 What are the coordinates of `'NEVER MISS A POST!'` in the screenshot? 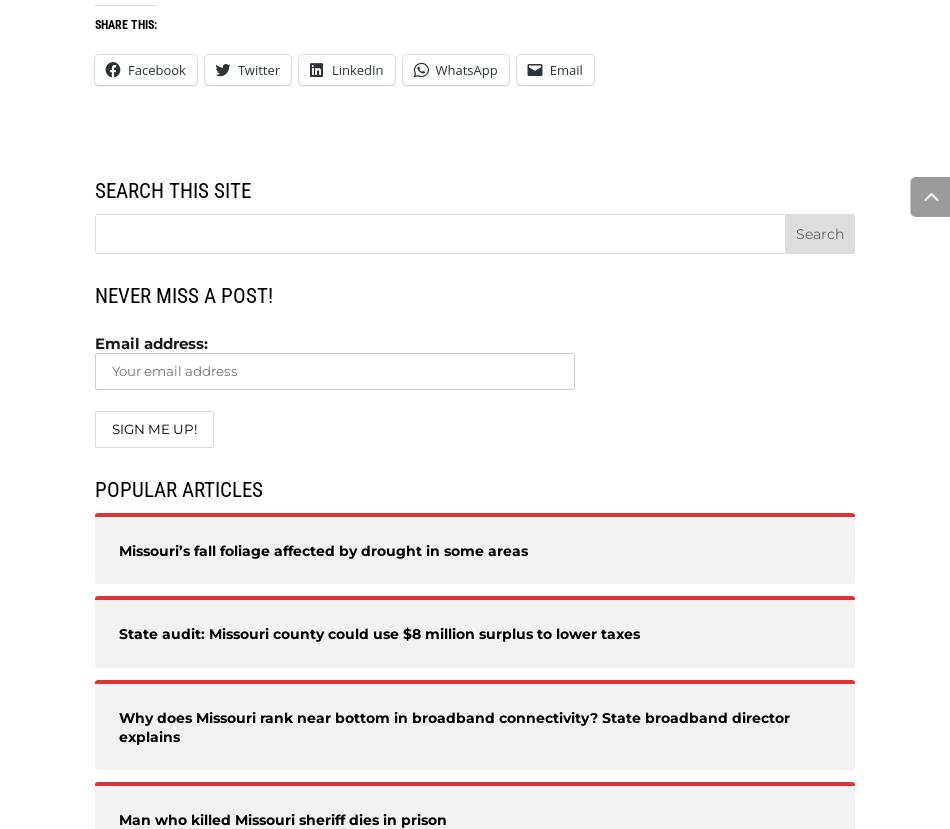 It's located at (184, 294).